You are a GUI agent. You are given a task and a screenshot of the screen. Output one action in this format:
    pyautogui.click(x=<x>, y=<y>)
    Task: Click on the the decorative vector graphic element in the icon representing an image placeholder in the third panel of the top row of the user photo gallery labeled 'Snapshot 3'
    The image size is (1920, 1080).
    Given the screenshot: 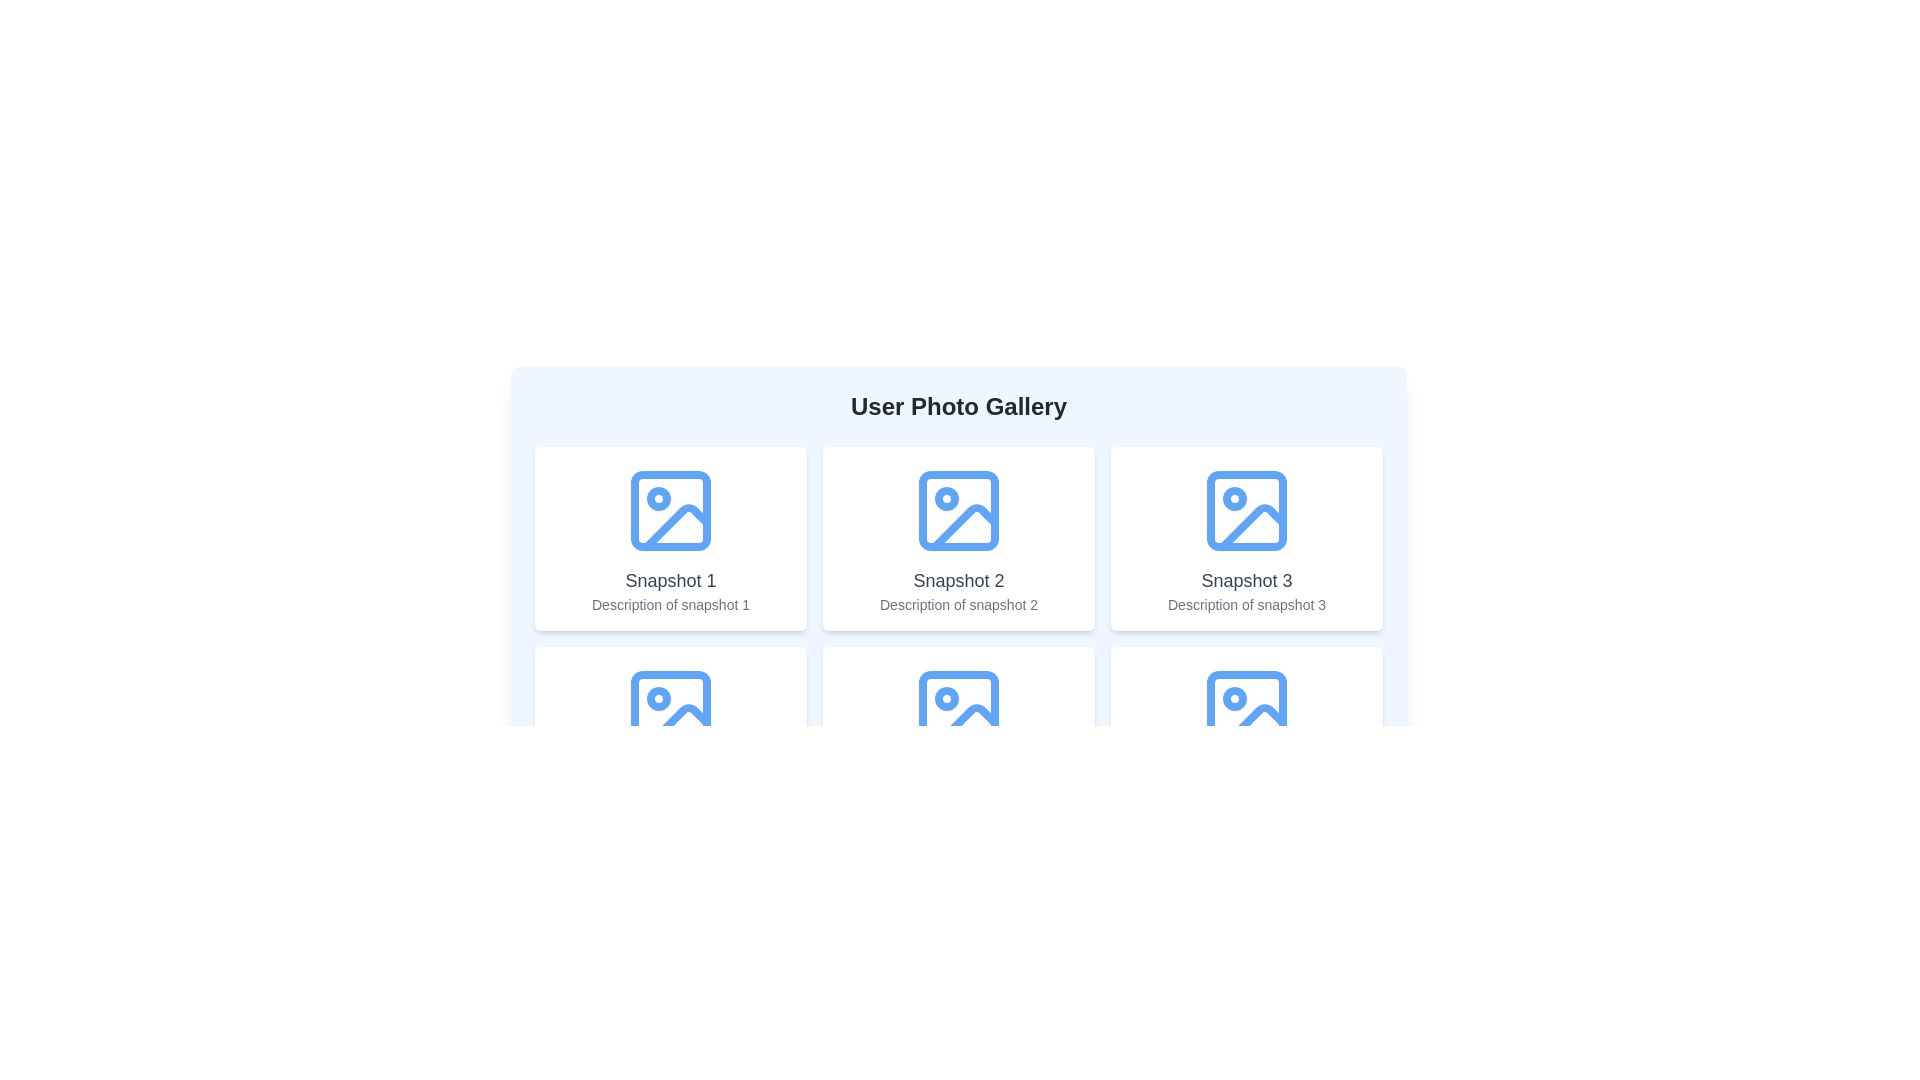 What is the action you would take?
    pyautogui.click(x=1251, y=526)
    